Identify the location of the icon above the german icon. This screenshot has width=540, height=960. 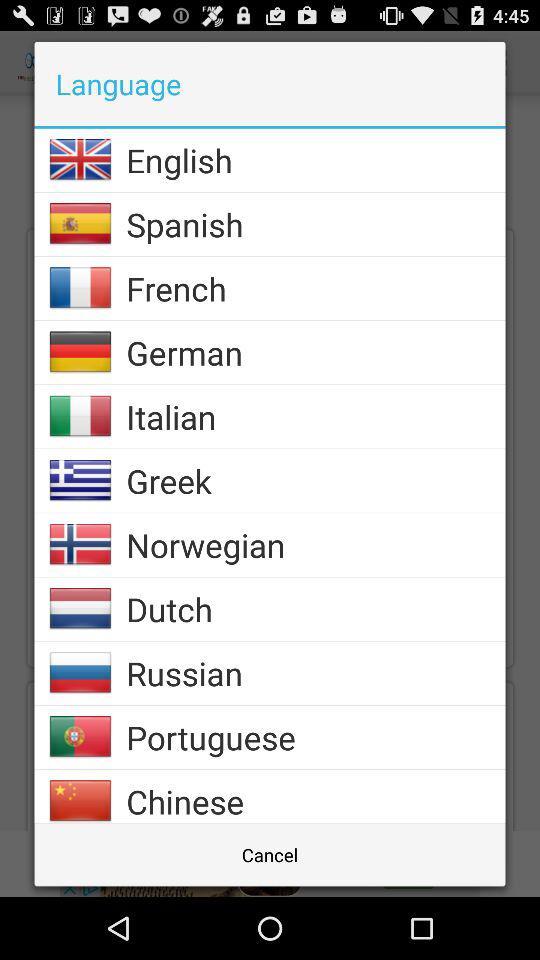
(315, 287).